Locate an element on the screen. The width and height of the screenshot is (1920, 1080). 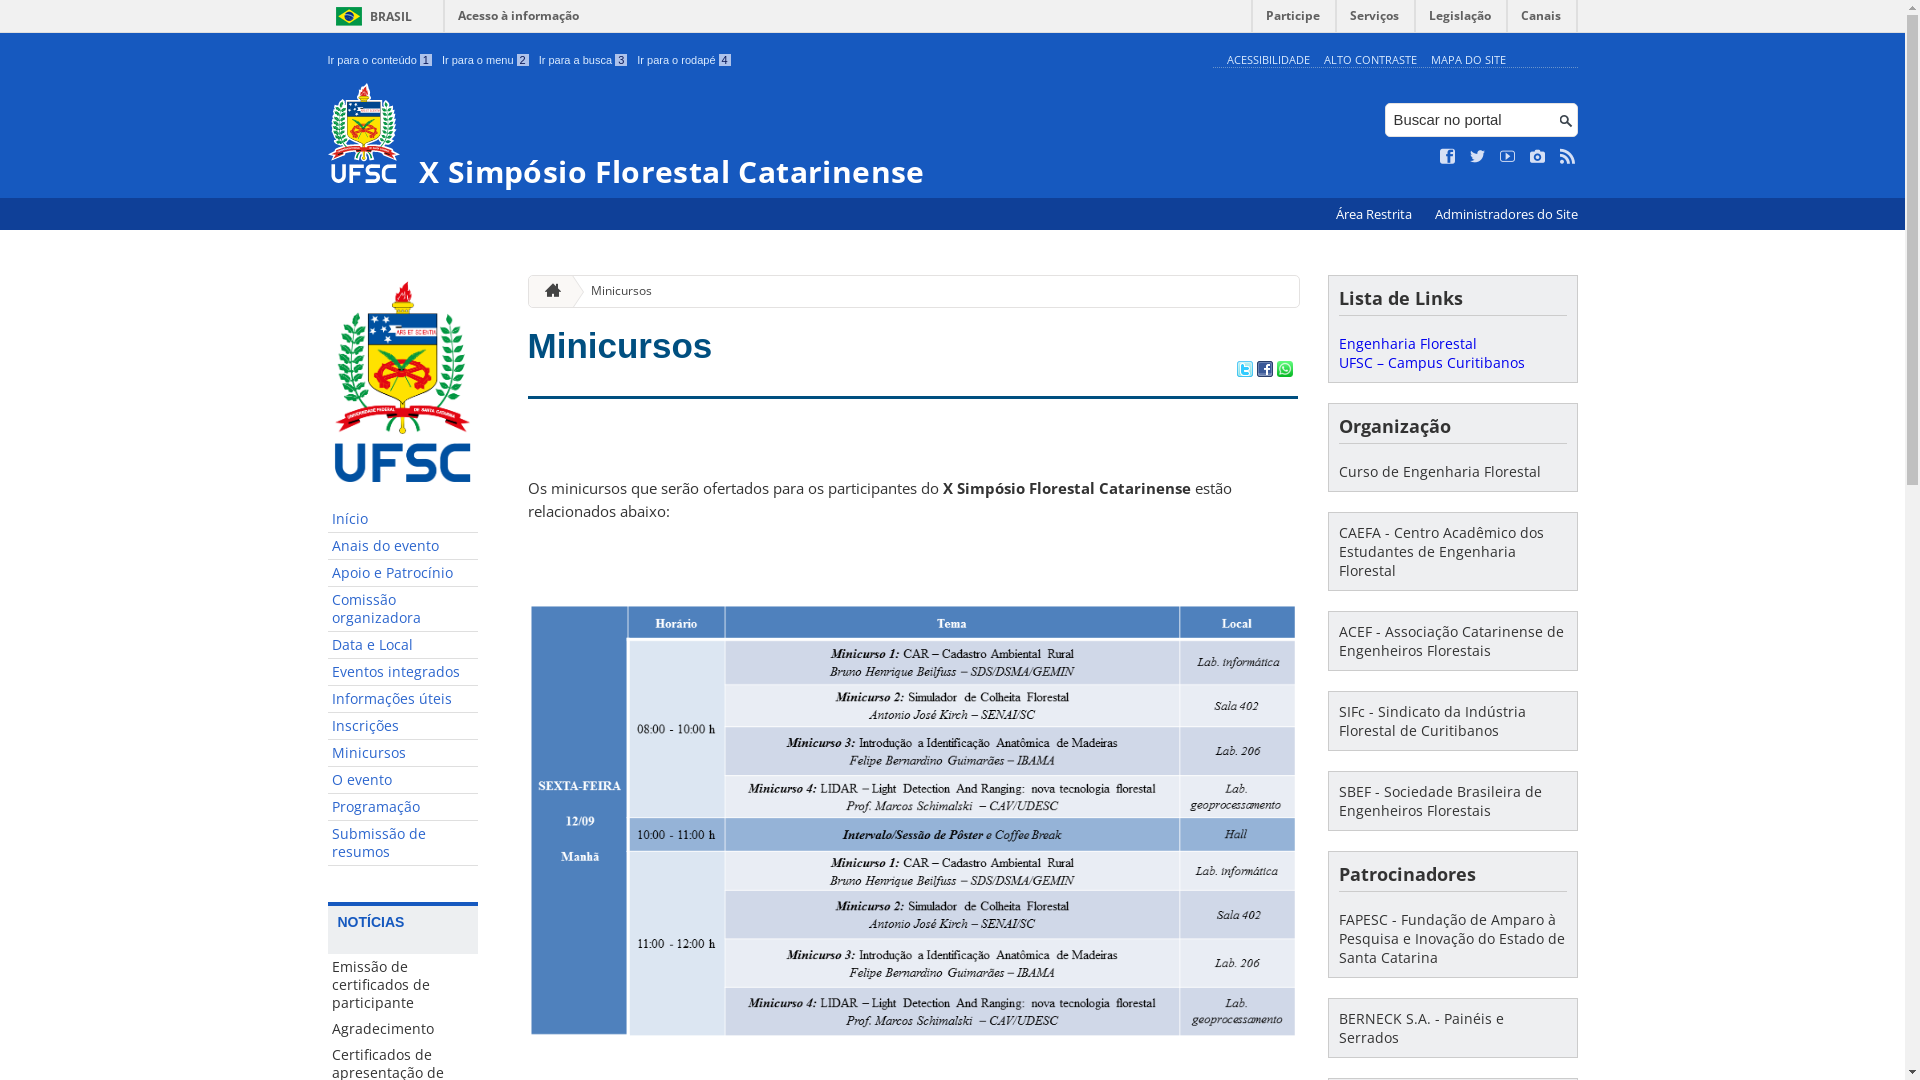
'Compartilhar no WhatsApp' is located at coordinates (1283, 370).